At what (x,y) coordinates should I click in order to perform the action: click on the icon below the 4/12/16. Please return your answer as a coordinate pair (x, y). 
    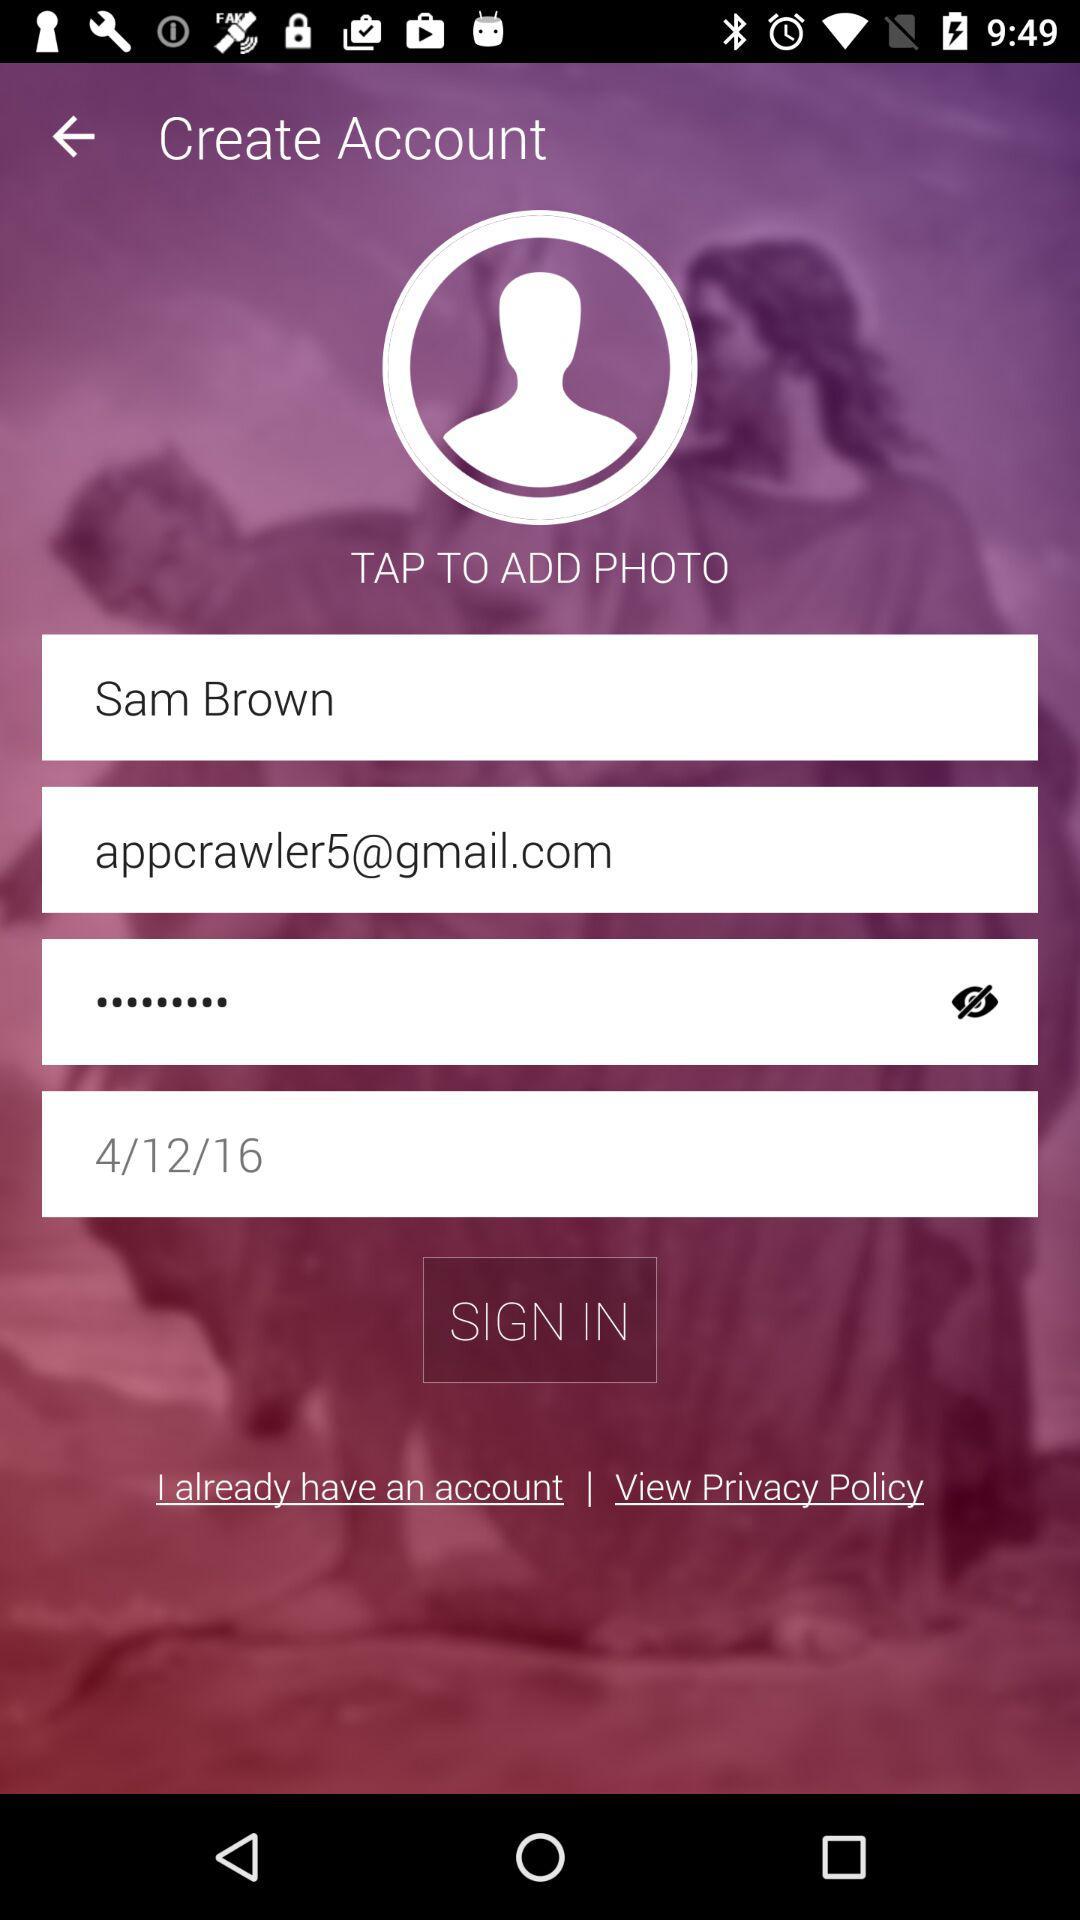
    Looking at the image, I should click on (540, 1320).